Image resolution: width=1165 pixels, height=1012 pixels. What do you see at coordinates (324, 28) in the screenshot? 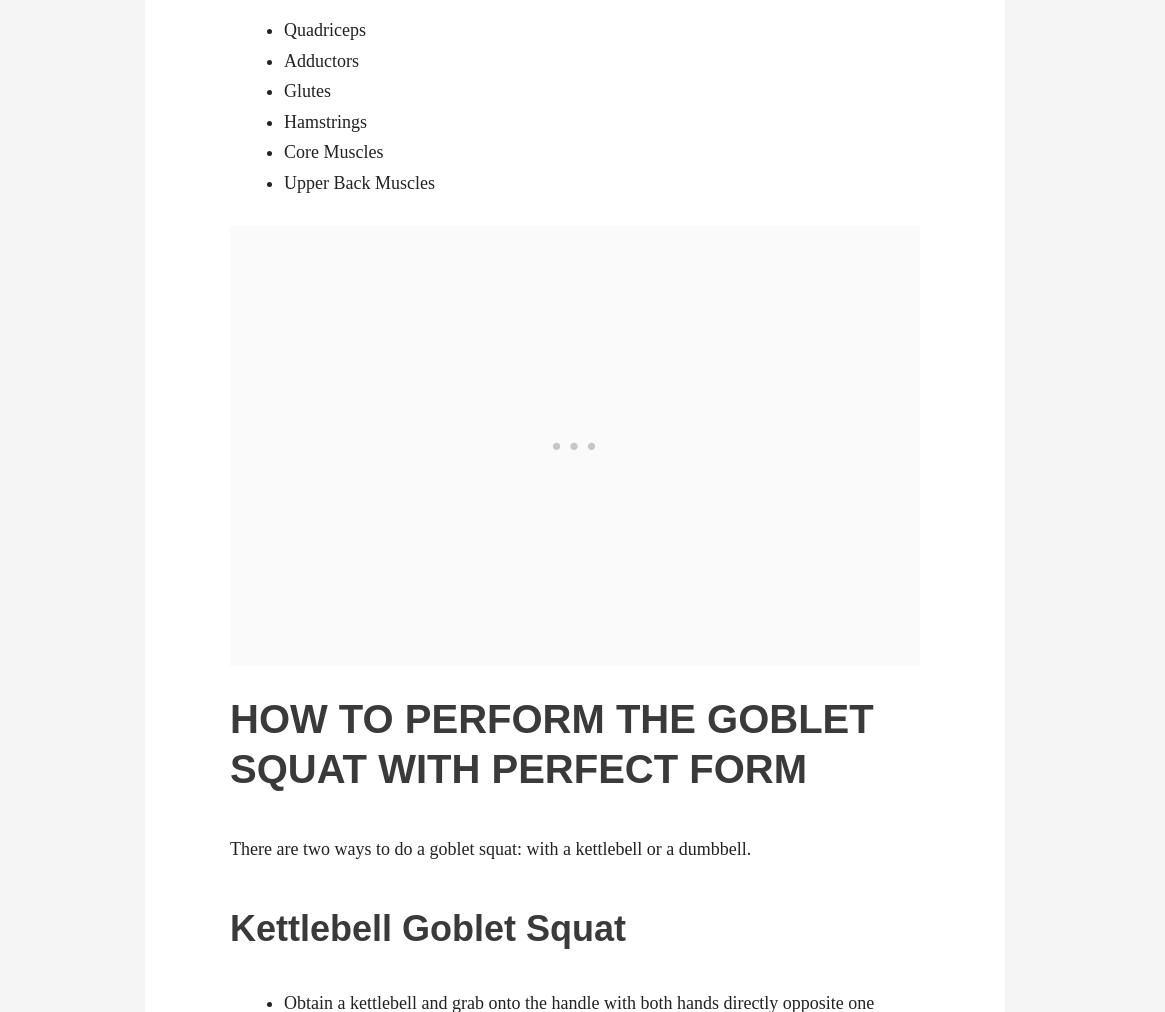
I see `'Quadriceps'` at bounding box center [324, 28].